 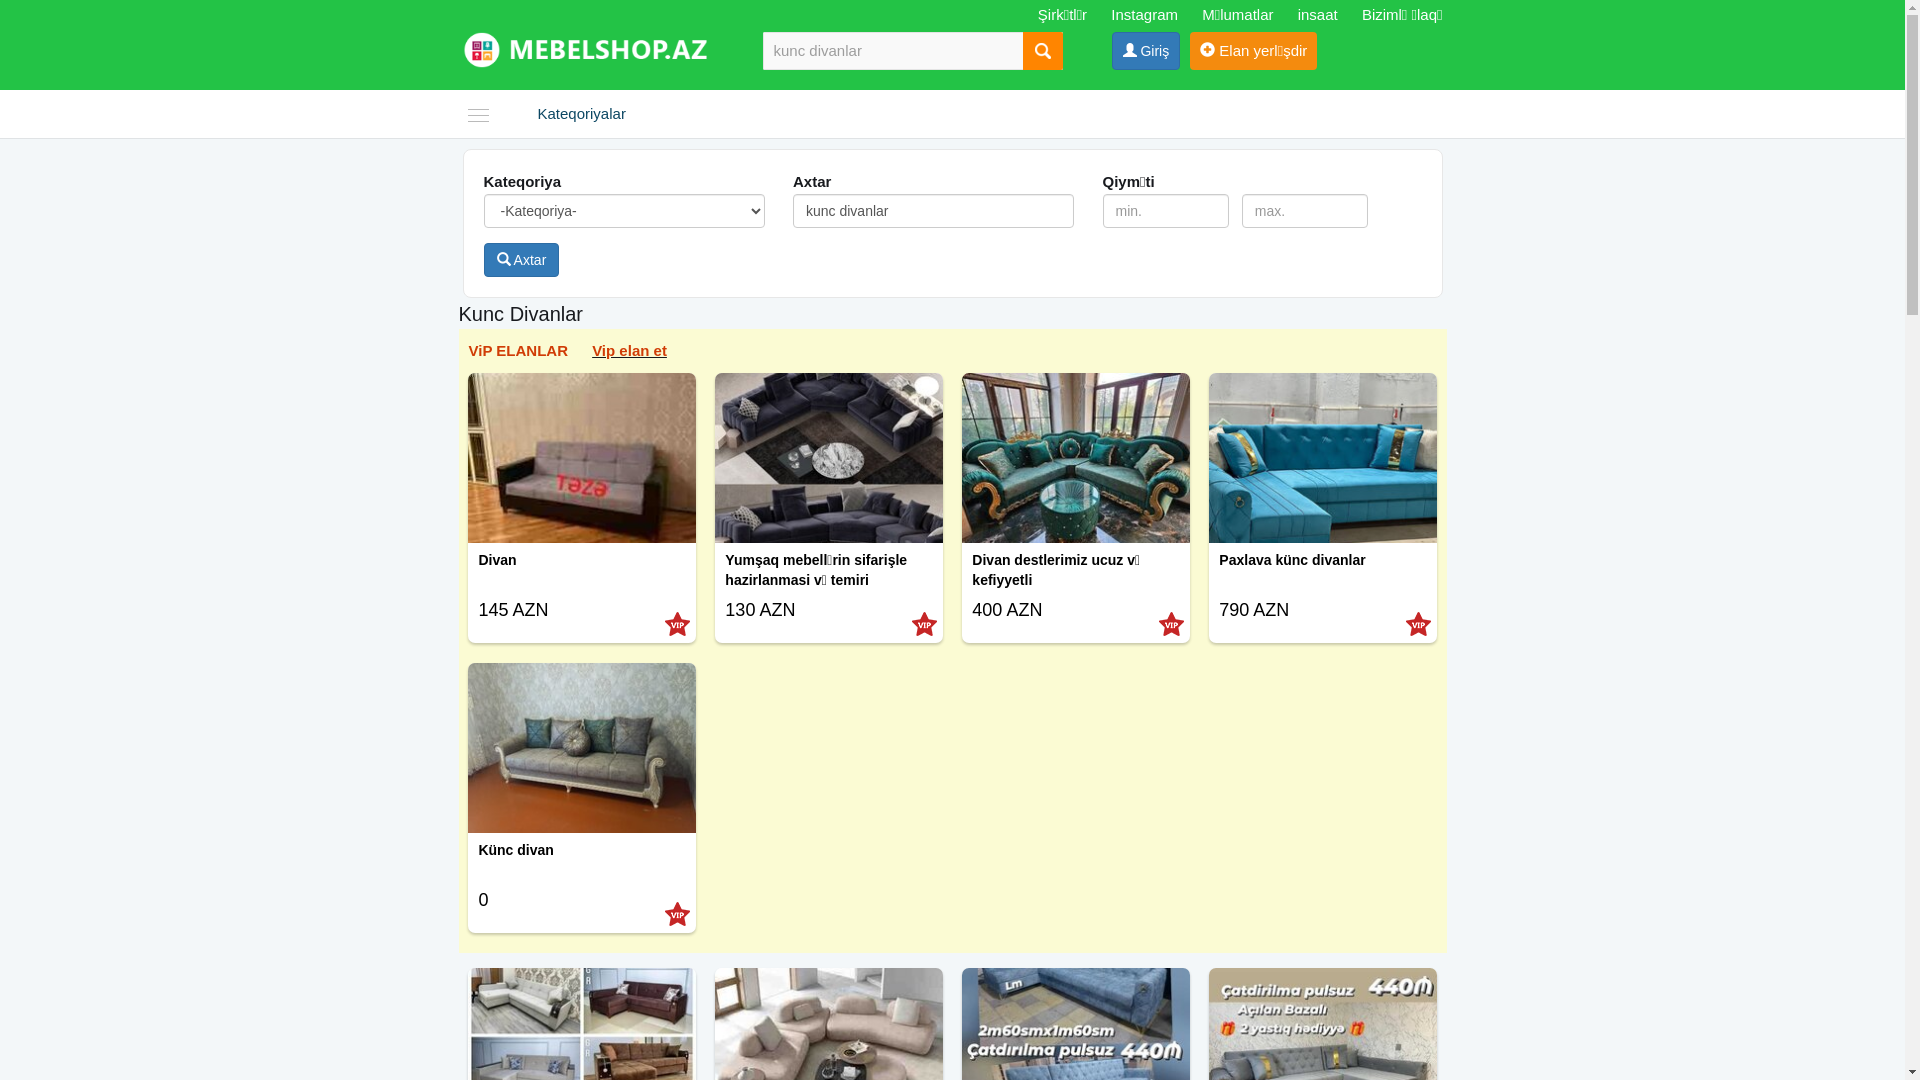 I want to click on 'Divan', so click(x=580, y=575).